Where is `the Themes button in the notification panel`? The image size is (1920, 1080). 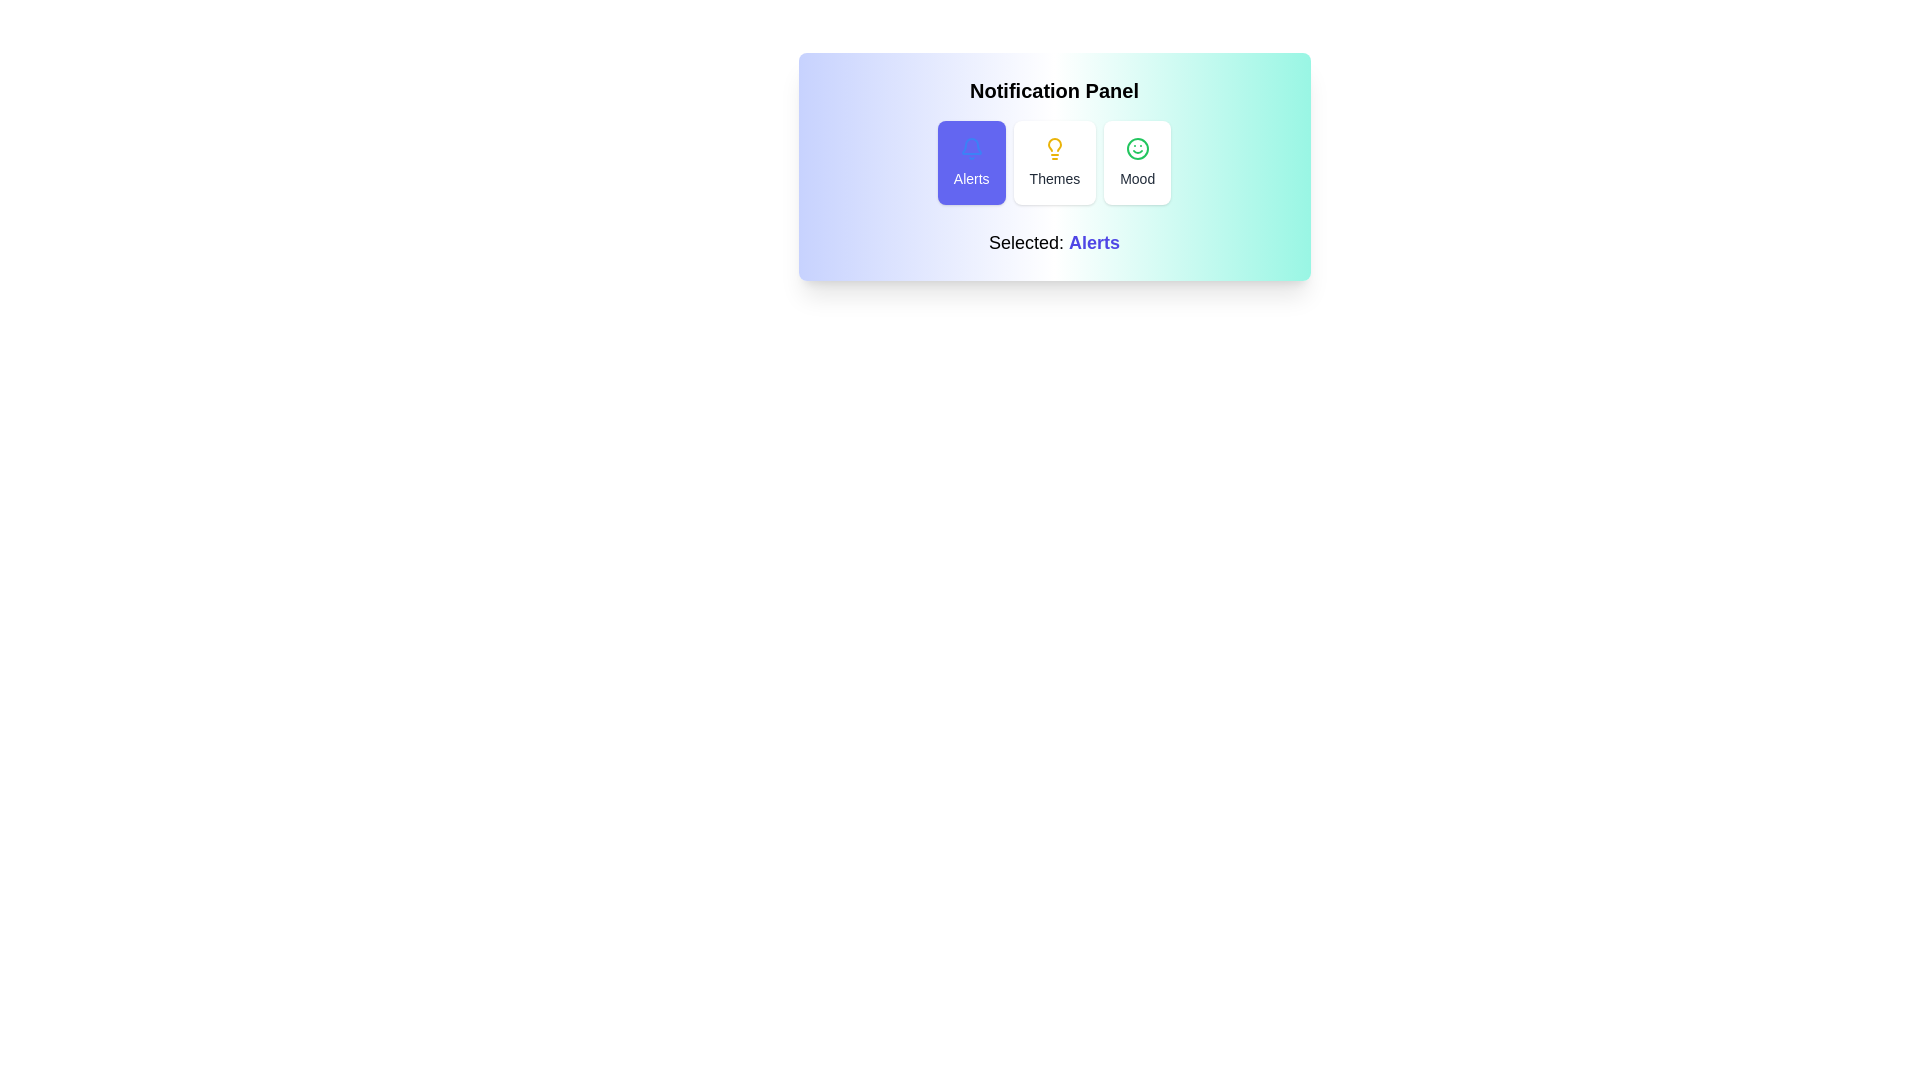
the Themes button in the notification panel is located at coordinates (1053, 161).